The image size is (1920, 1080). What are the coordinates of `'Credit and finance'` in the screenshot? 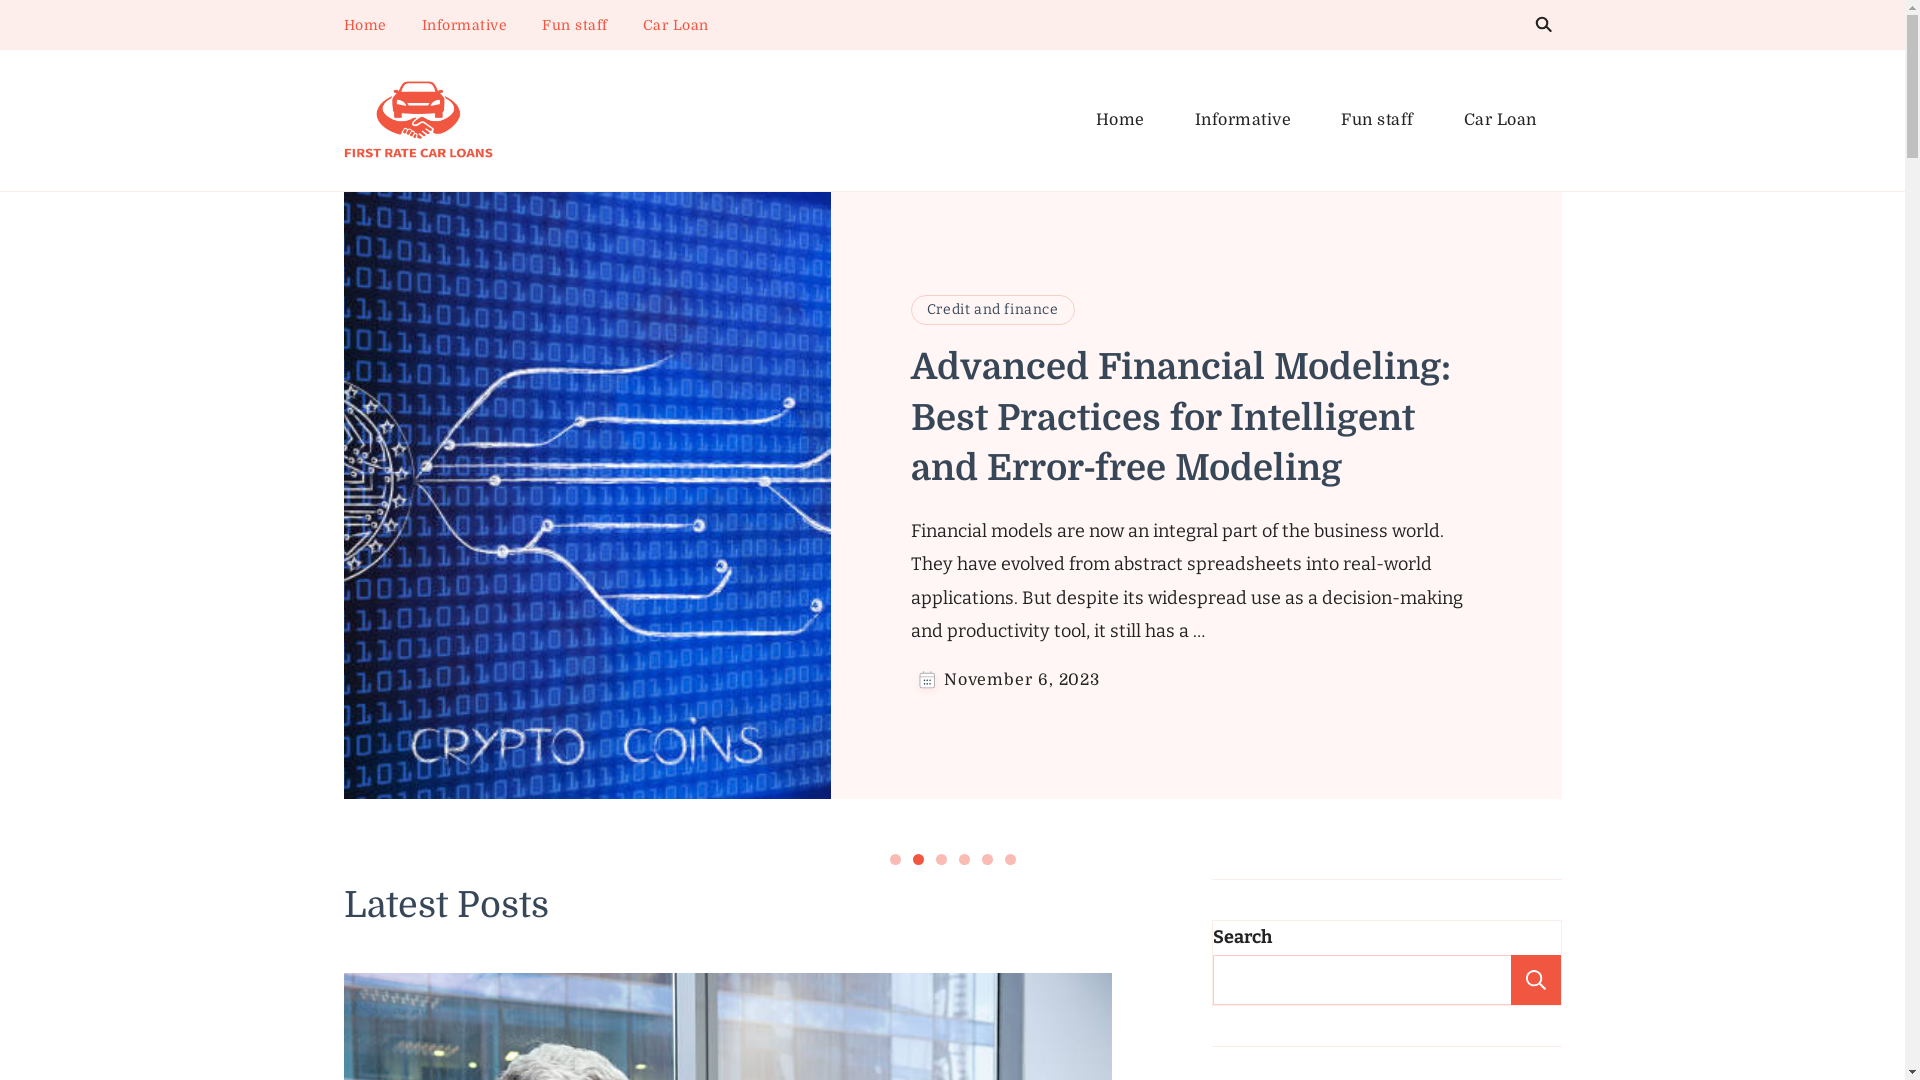 It's located at (993, 309).